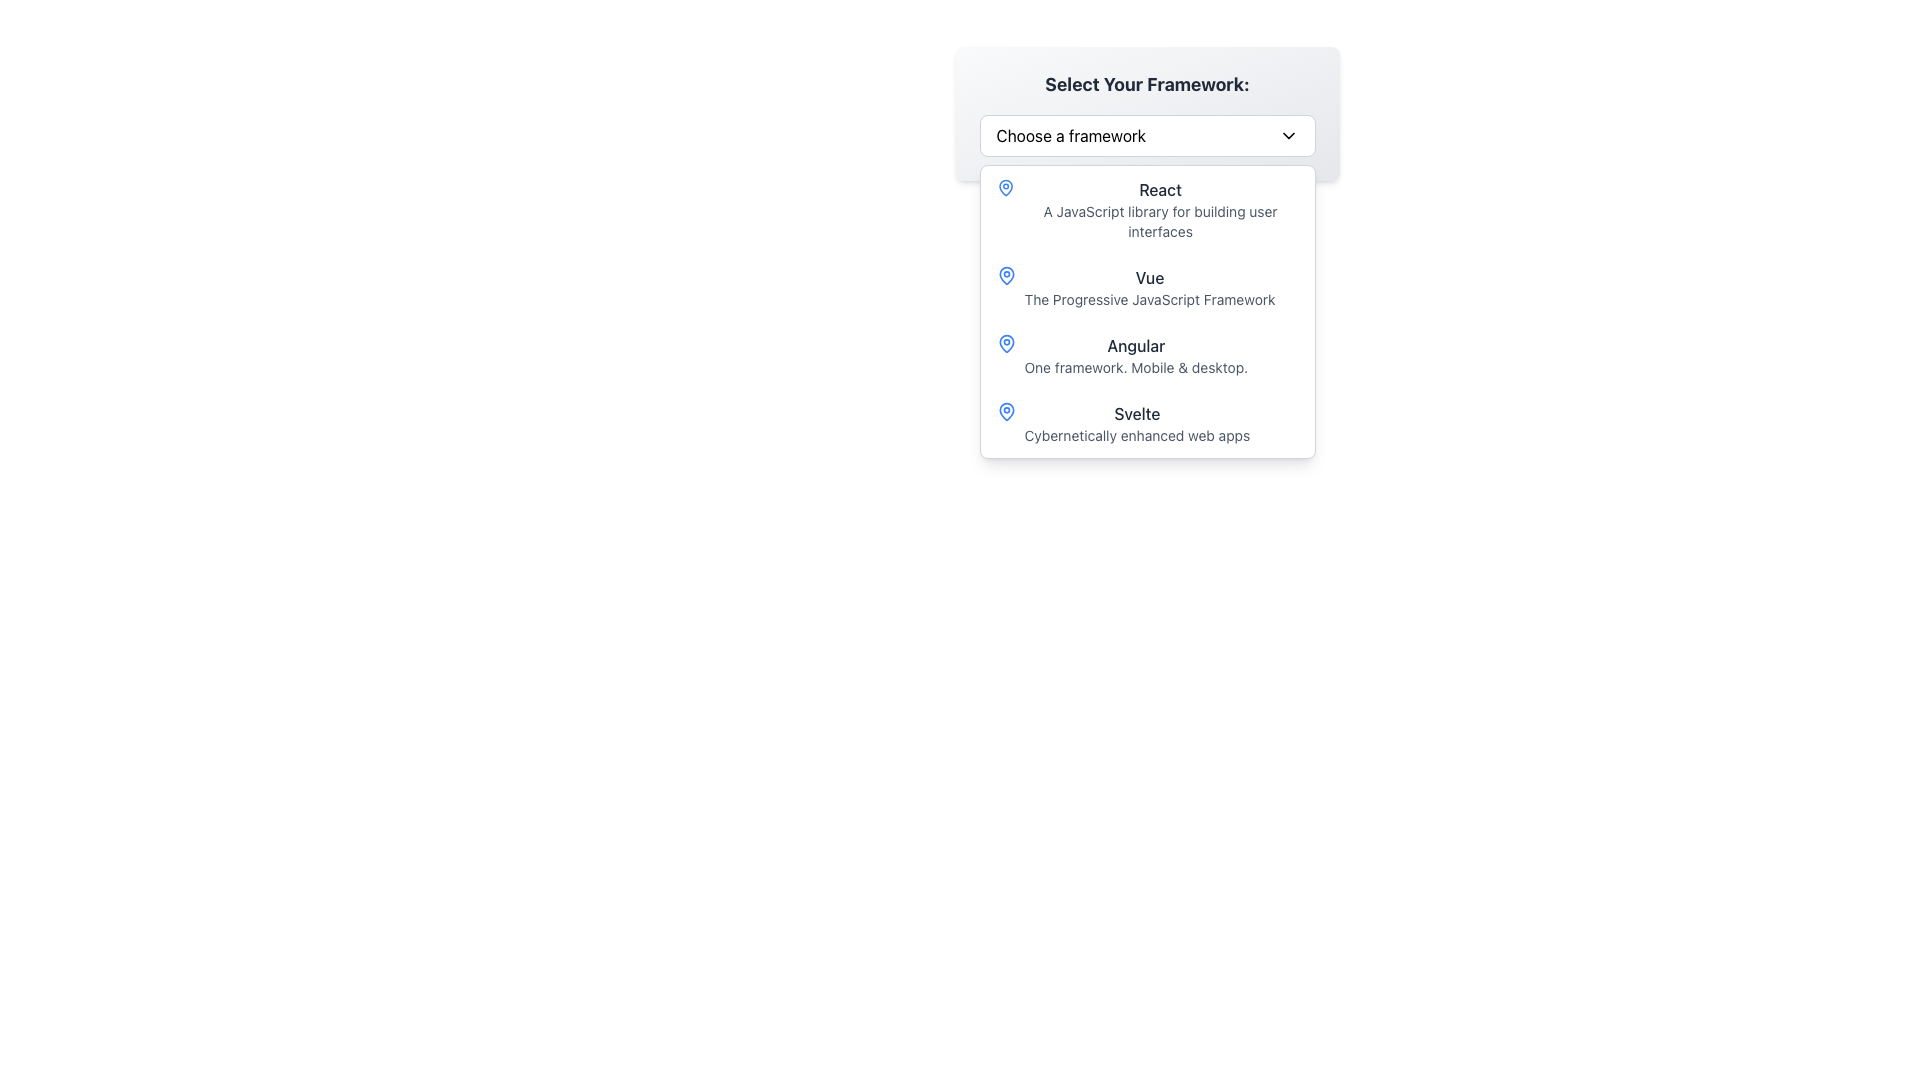  I want to click on the arrow of the Dropdown menu that allows the user, so click(1147, 135).